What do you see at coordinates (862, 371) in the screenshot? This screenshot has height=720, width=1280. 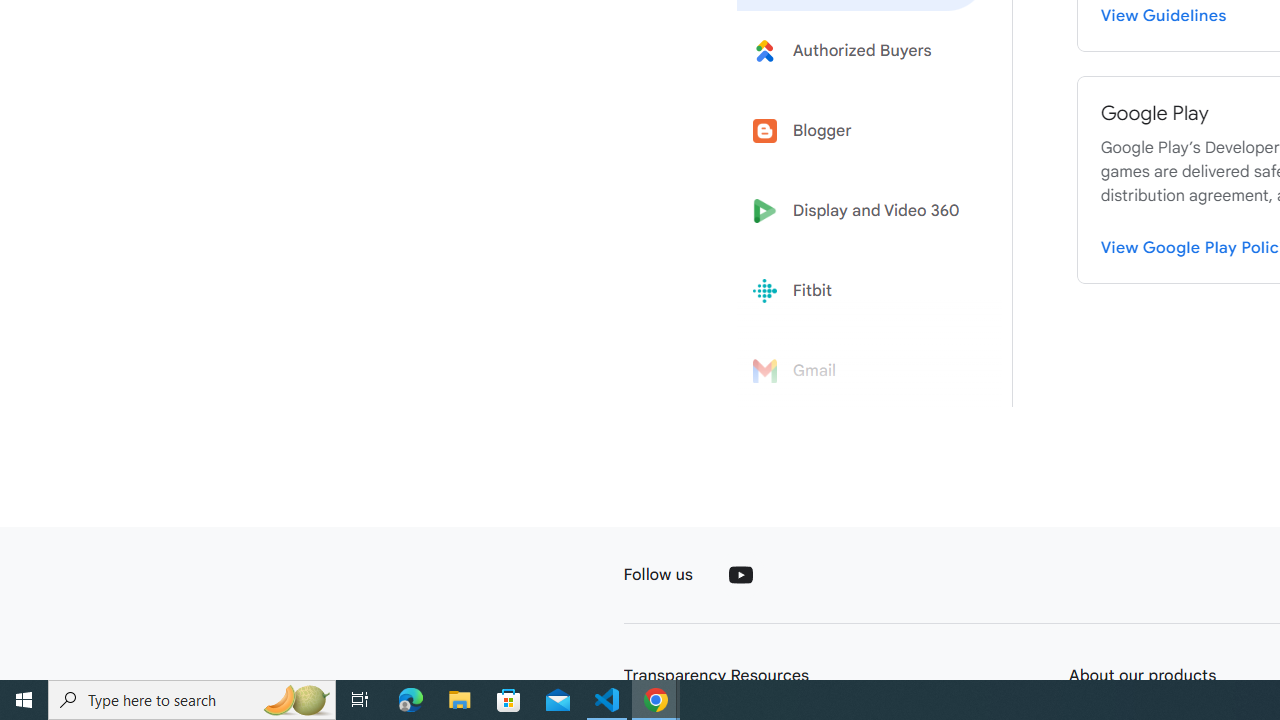 I see `'Gmail'` at bounding box center [862, 371].